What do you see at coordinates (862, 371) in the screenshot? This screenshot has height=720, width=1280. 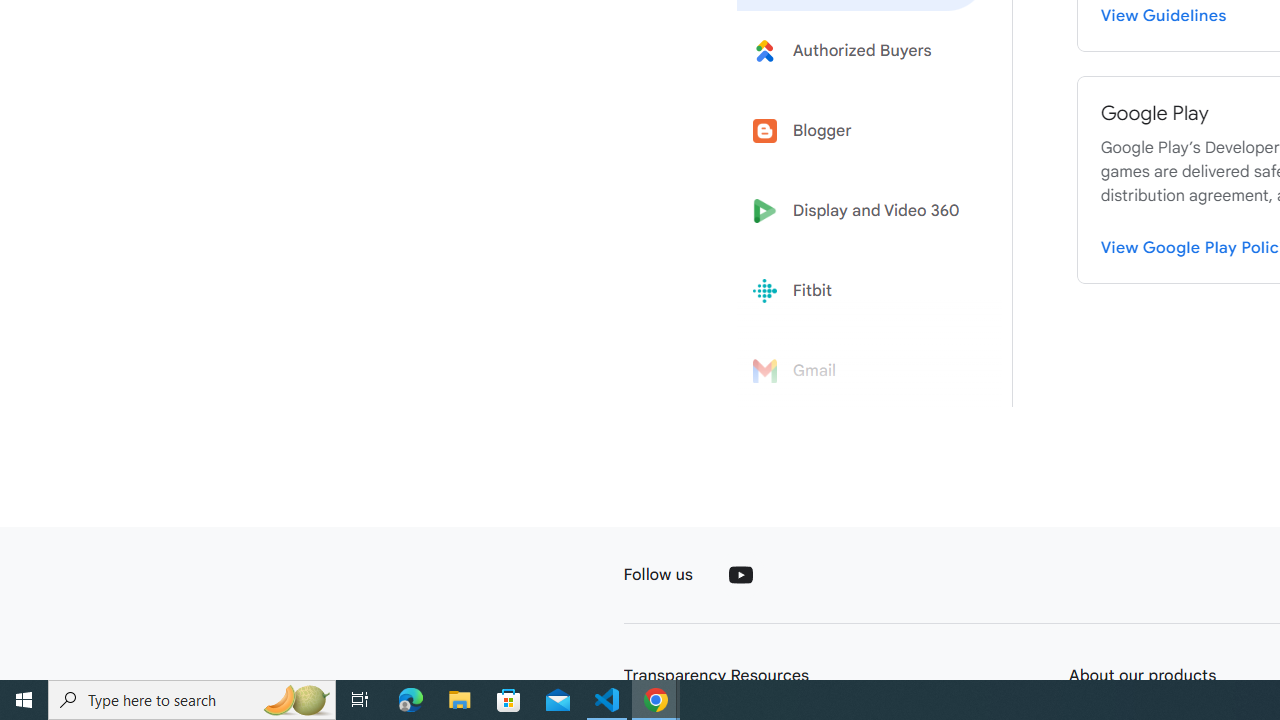 I see `'Gmail'` at bounding box center [862, 371].